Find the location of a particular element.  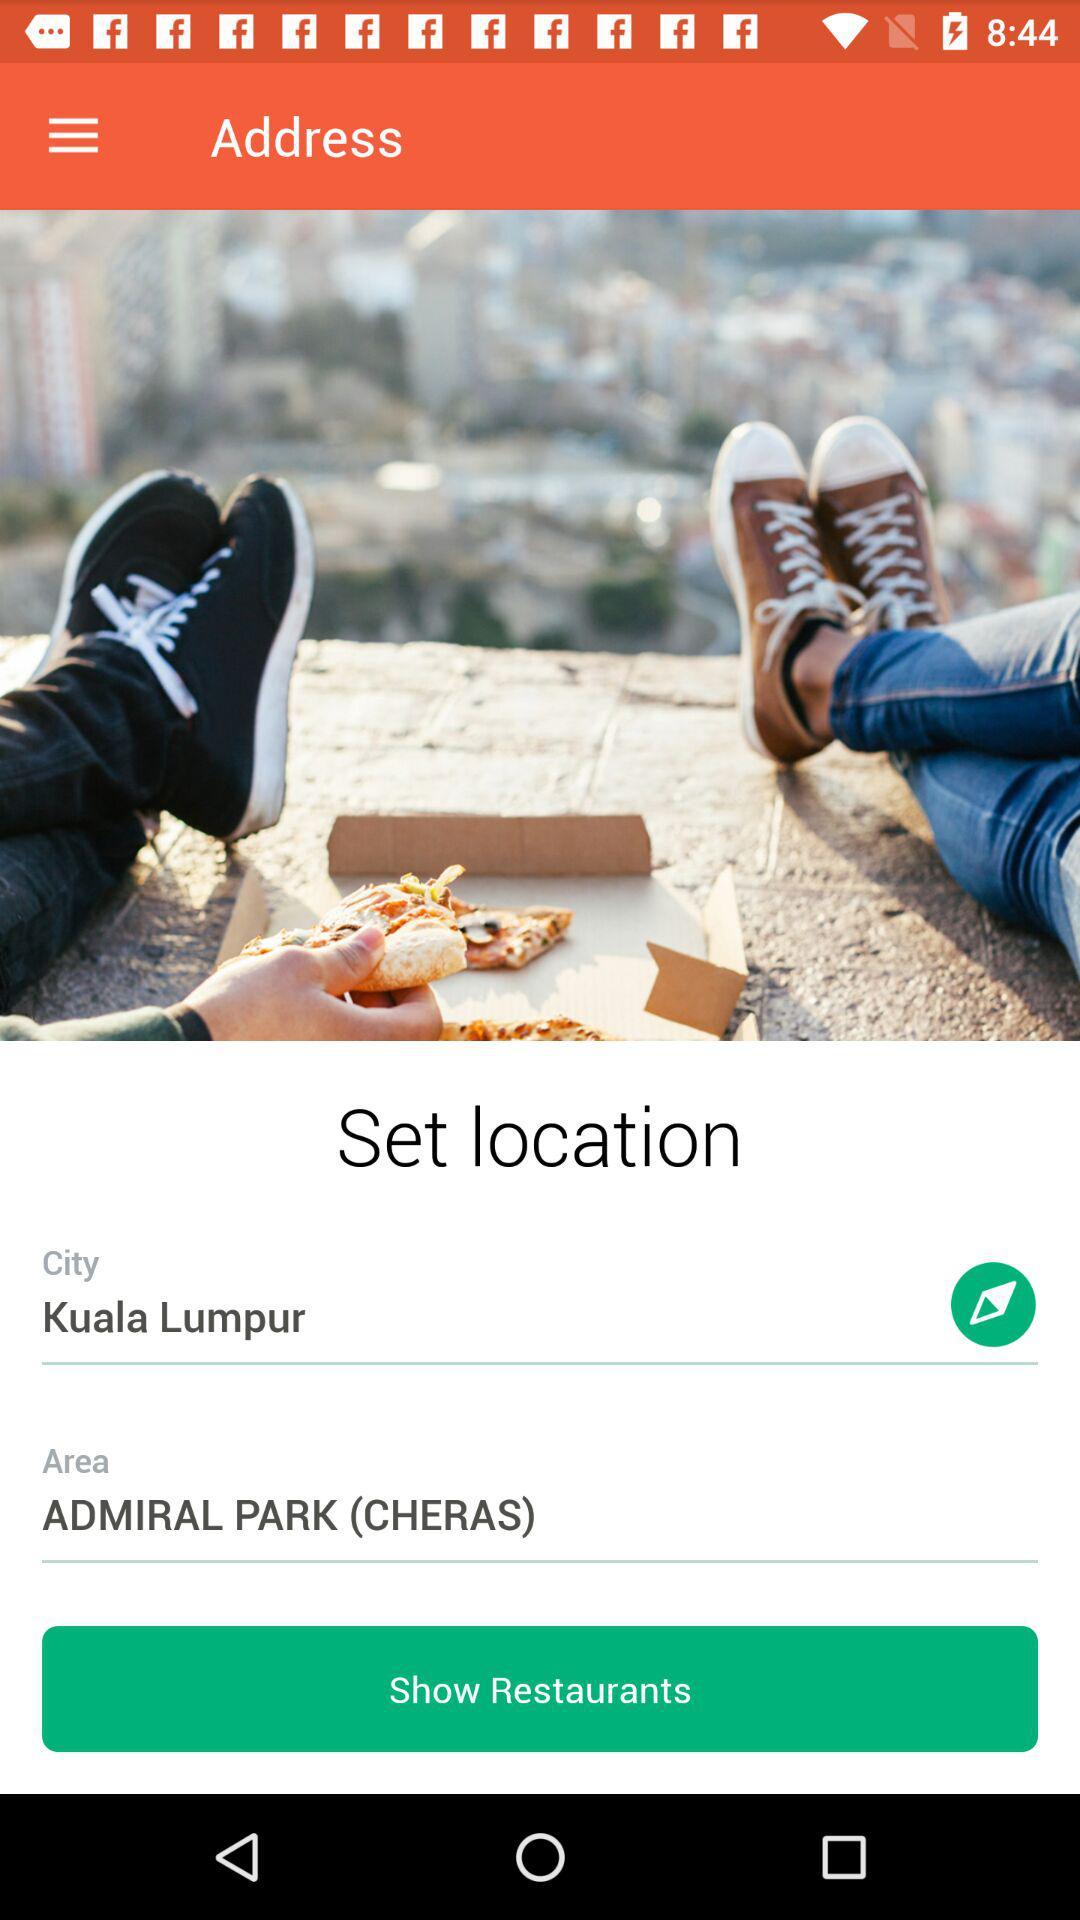

the icon above the show restaurants item is located at coordinates (540, 1474).